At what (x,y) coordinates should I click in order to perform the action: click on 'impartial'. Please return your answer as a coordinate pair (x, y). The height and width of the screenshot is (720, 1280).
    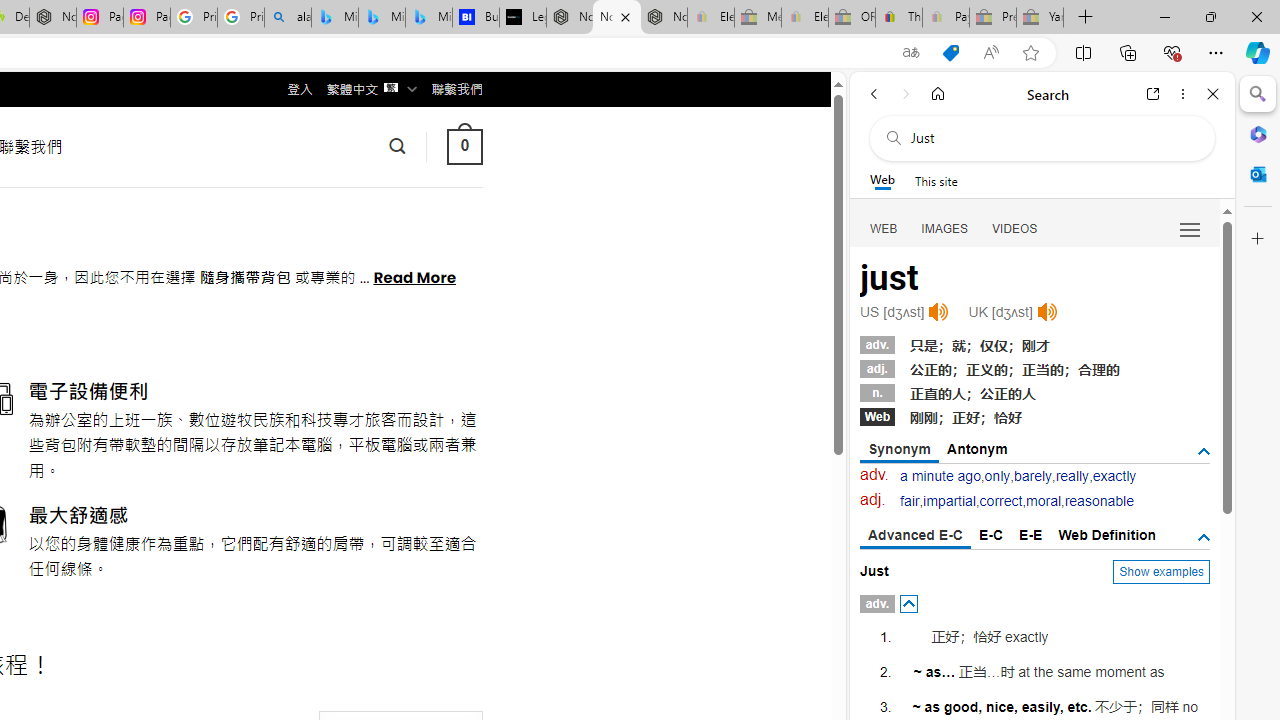
    Looking at the image, I should click on (948, 500).